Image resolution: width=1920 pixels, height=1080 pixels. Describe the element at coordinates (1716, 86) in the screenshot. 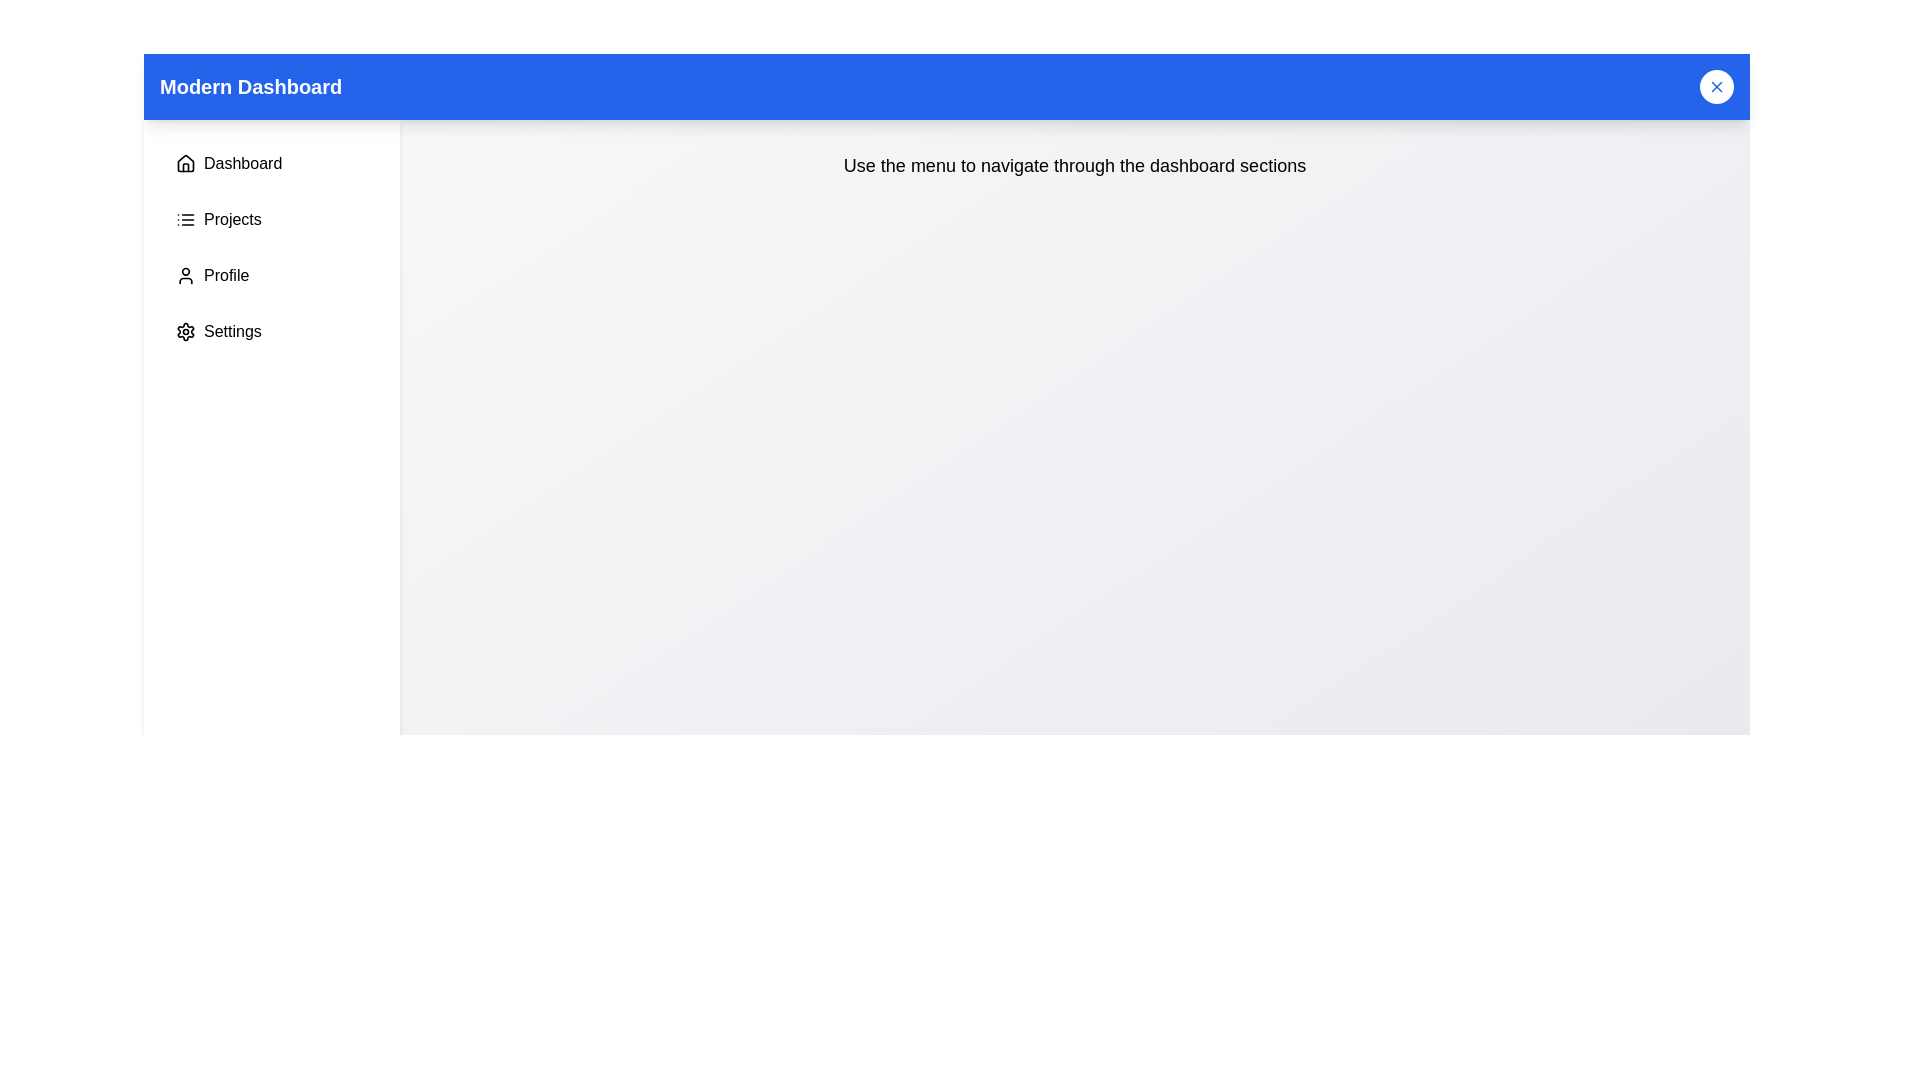

I see `the circular button with a white background and blue border containing an 'X' icon` at that location.